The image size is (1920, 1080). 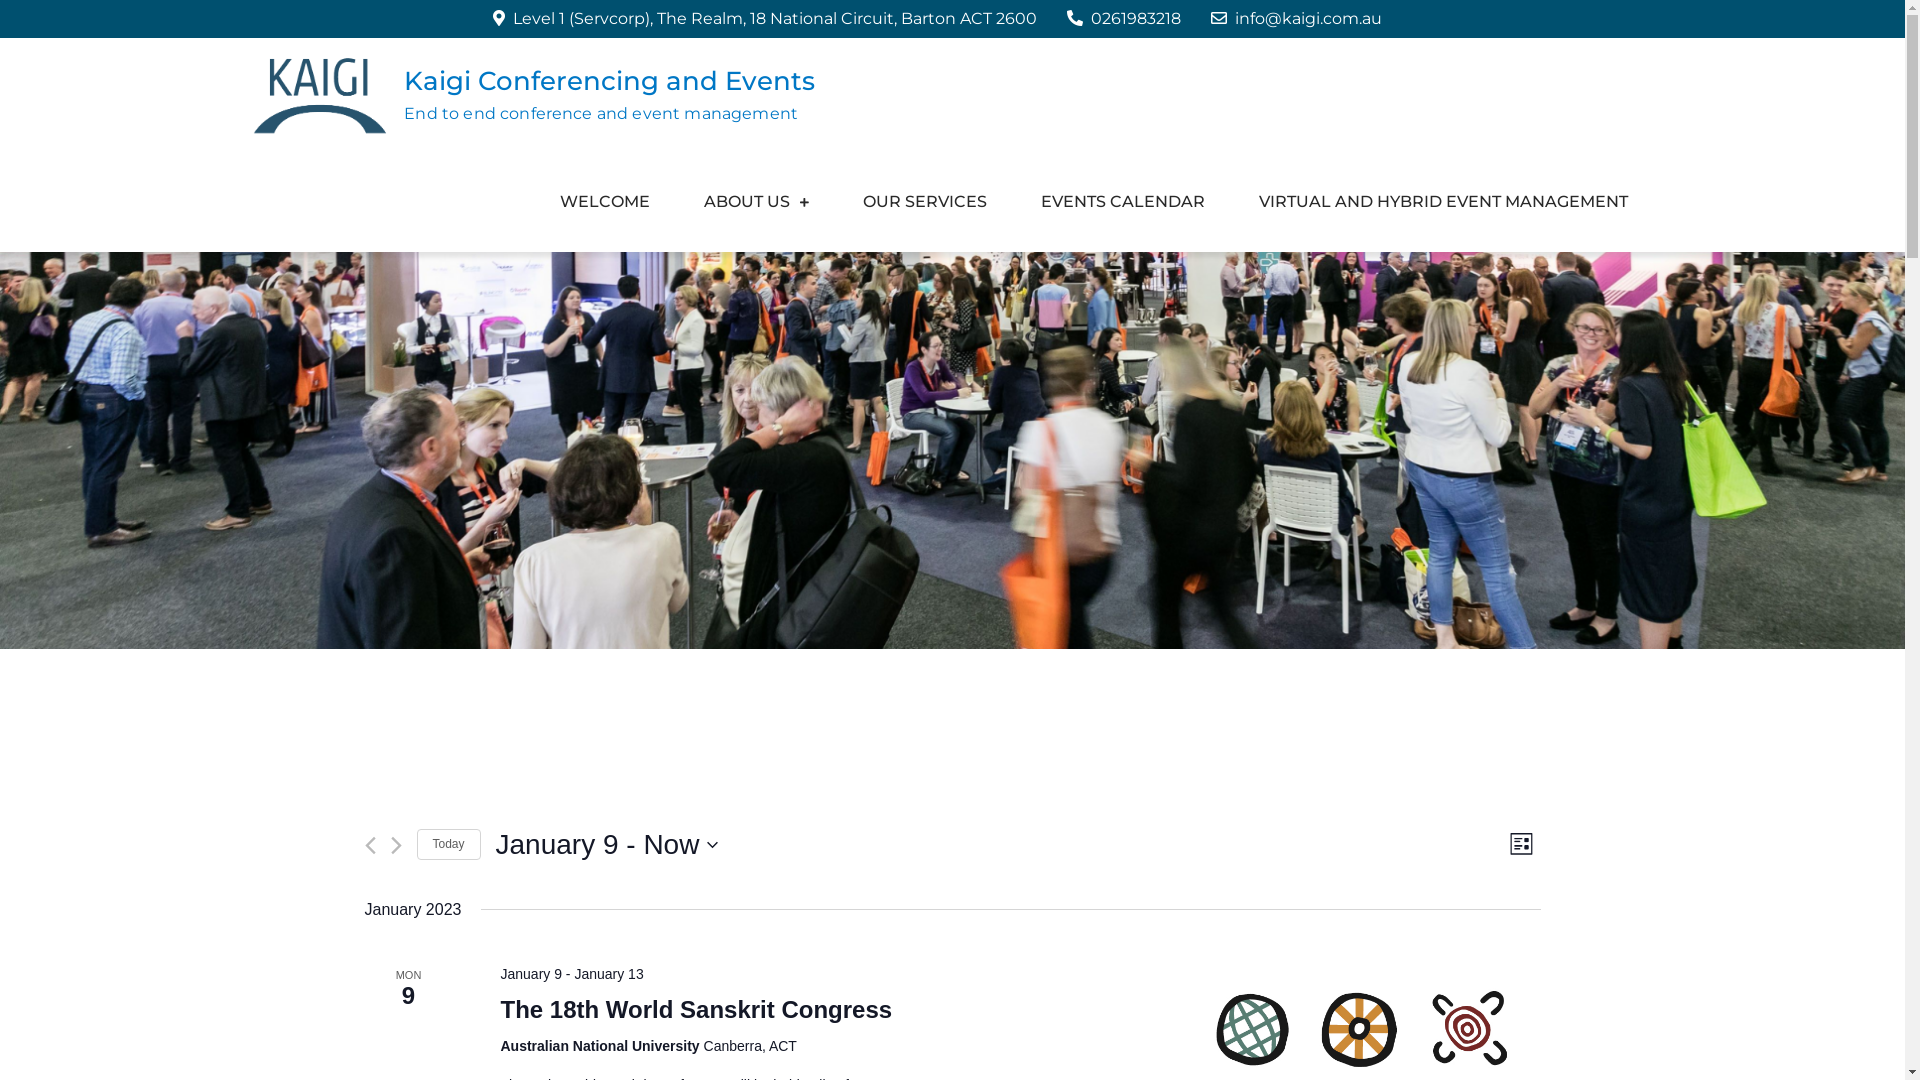 I want to click on 'info@kaigi.com.au', so click(x=1296, y=18).